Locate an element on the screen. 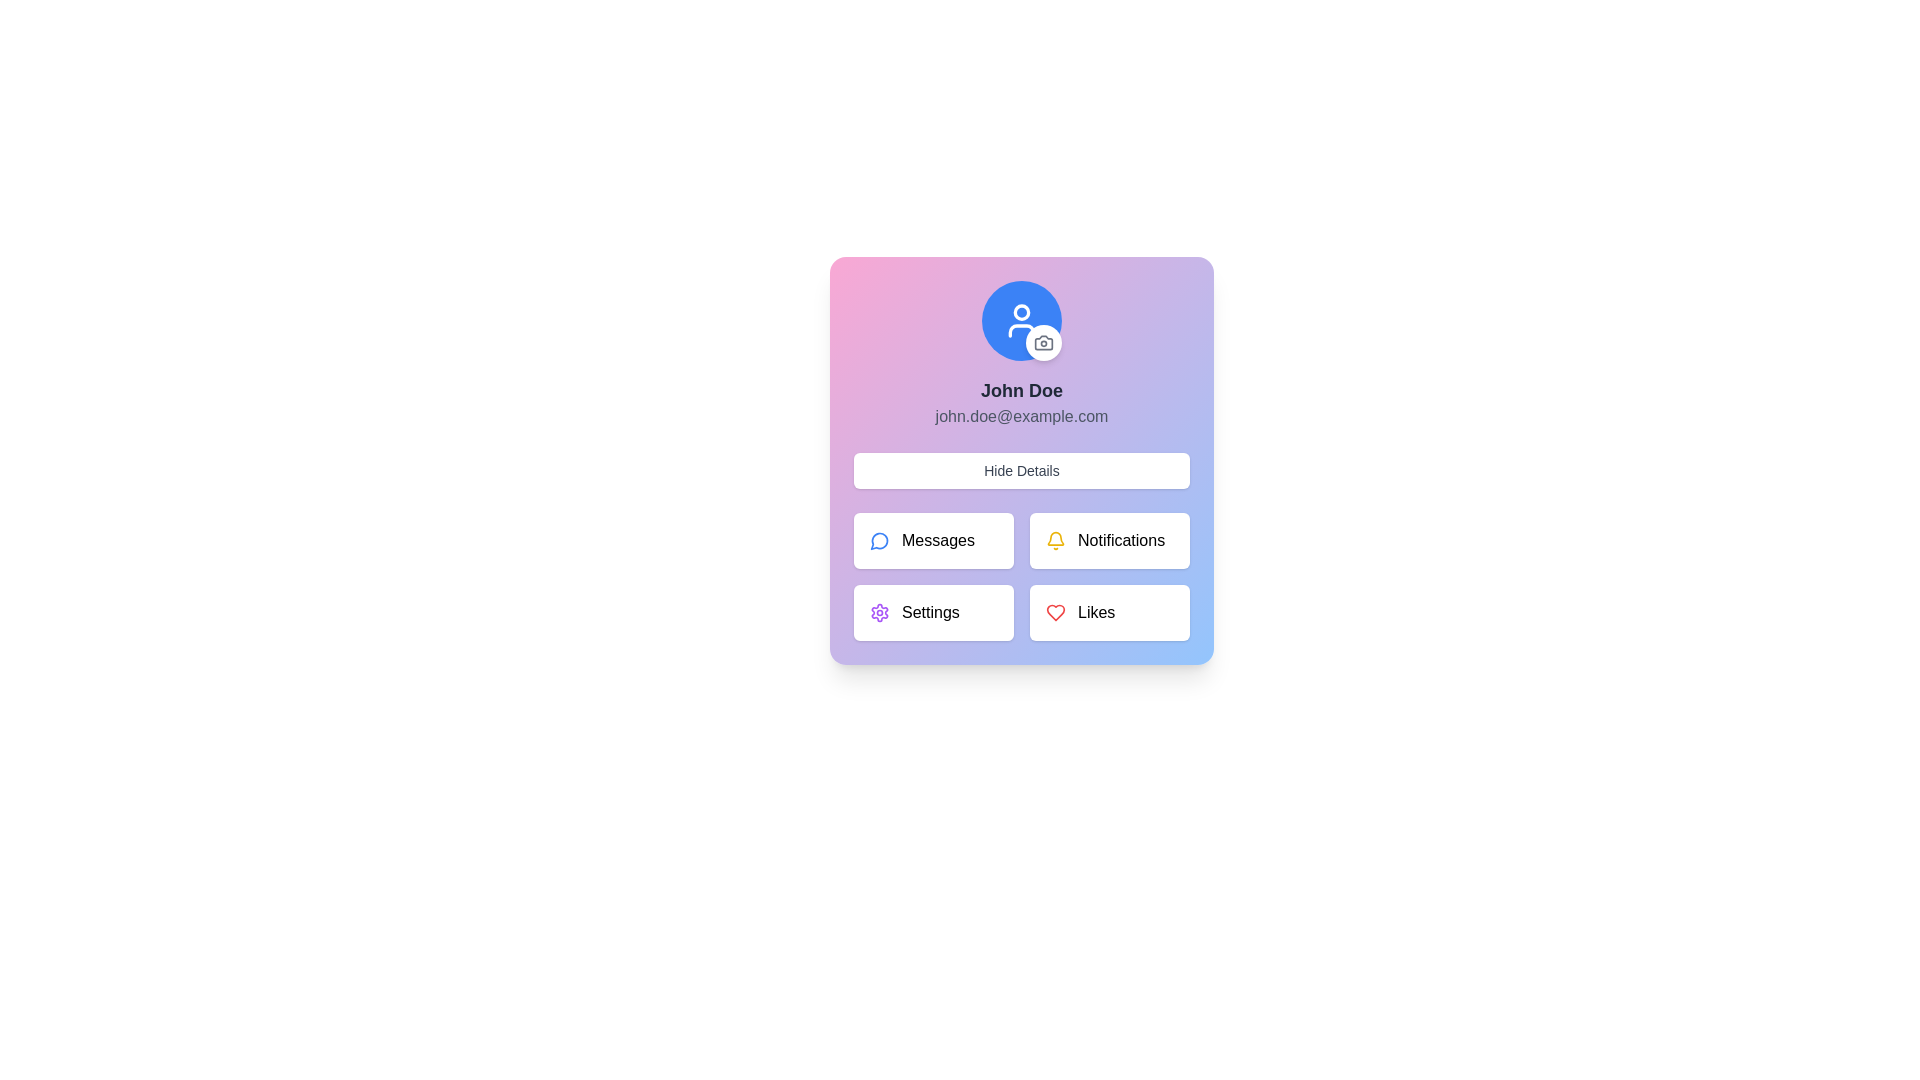 The image size is (1920, 1080). the heart icon located within the 'Likes' button is located at coordinates (1055, 612).